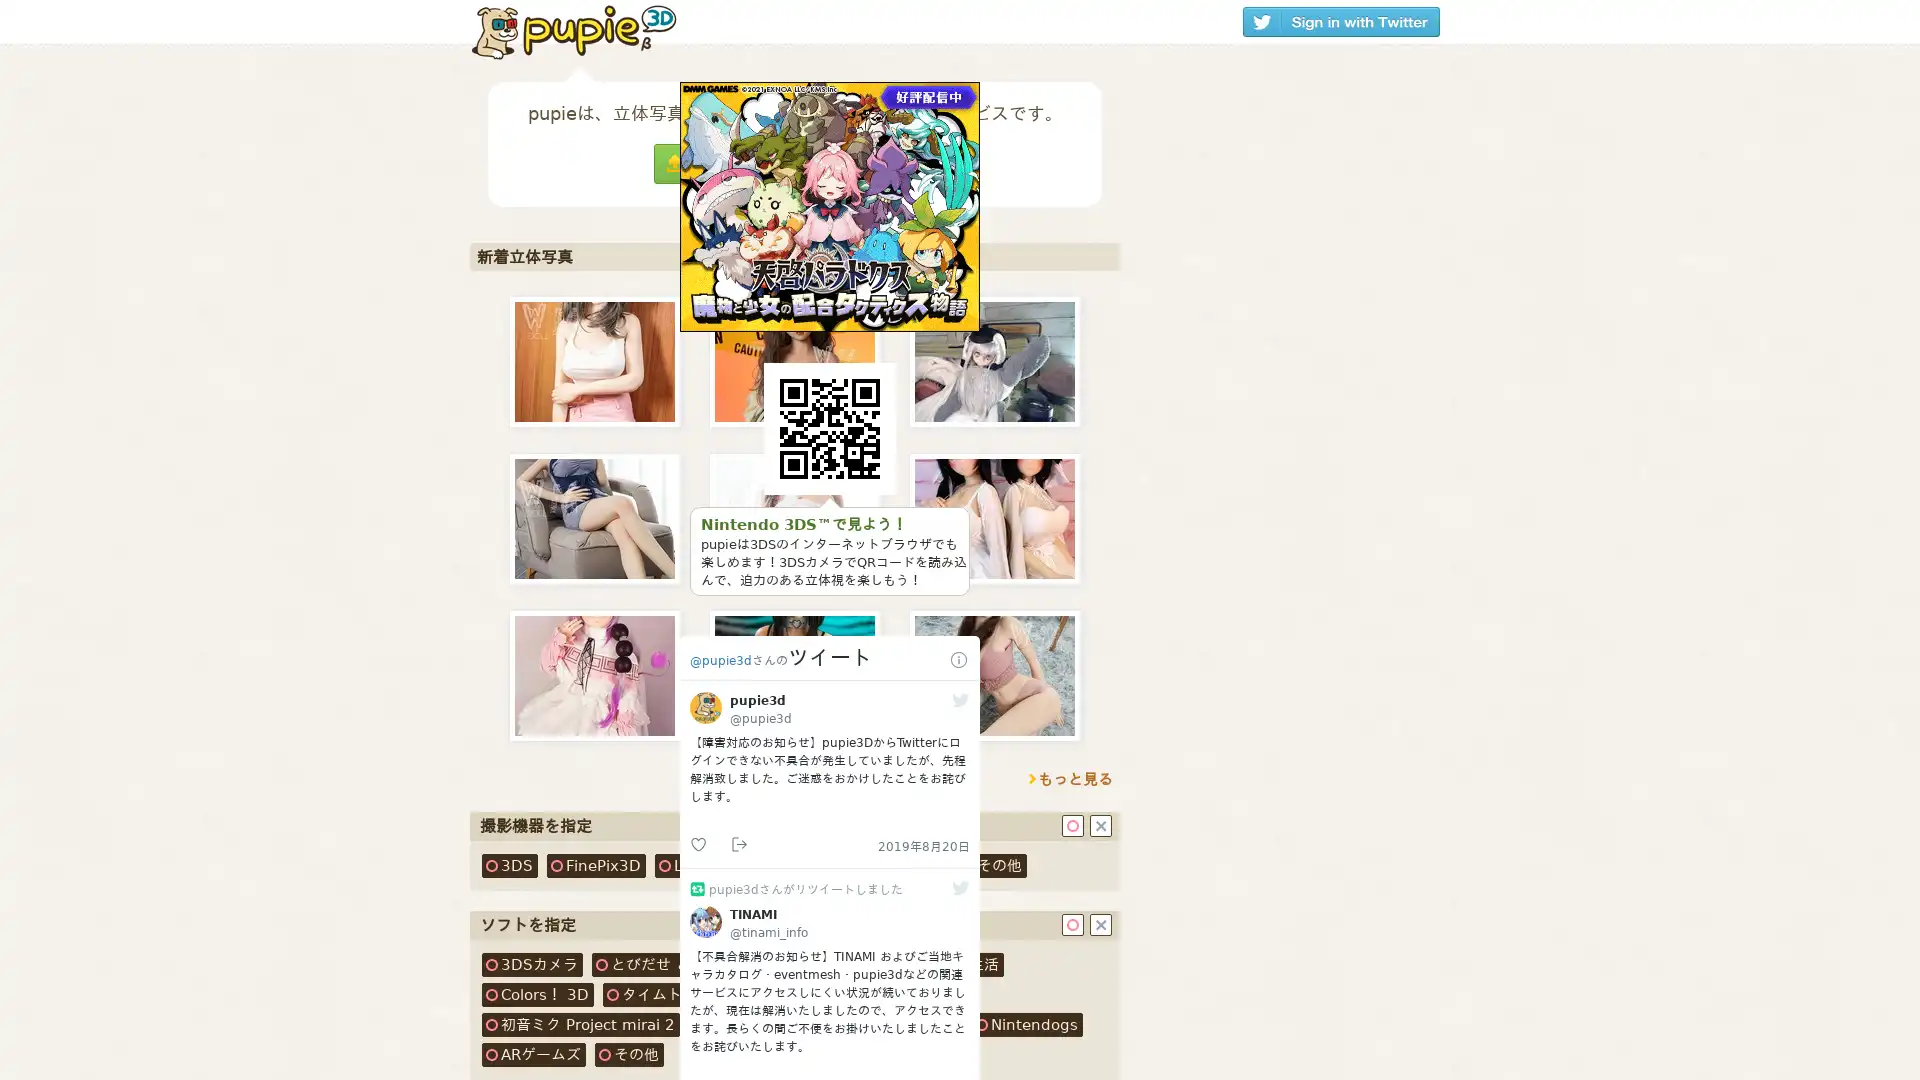  Describe the element at coordinates (862, 995) in the screenshot. I see `Project mirai` at that location.